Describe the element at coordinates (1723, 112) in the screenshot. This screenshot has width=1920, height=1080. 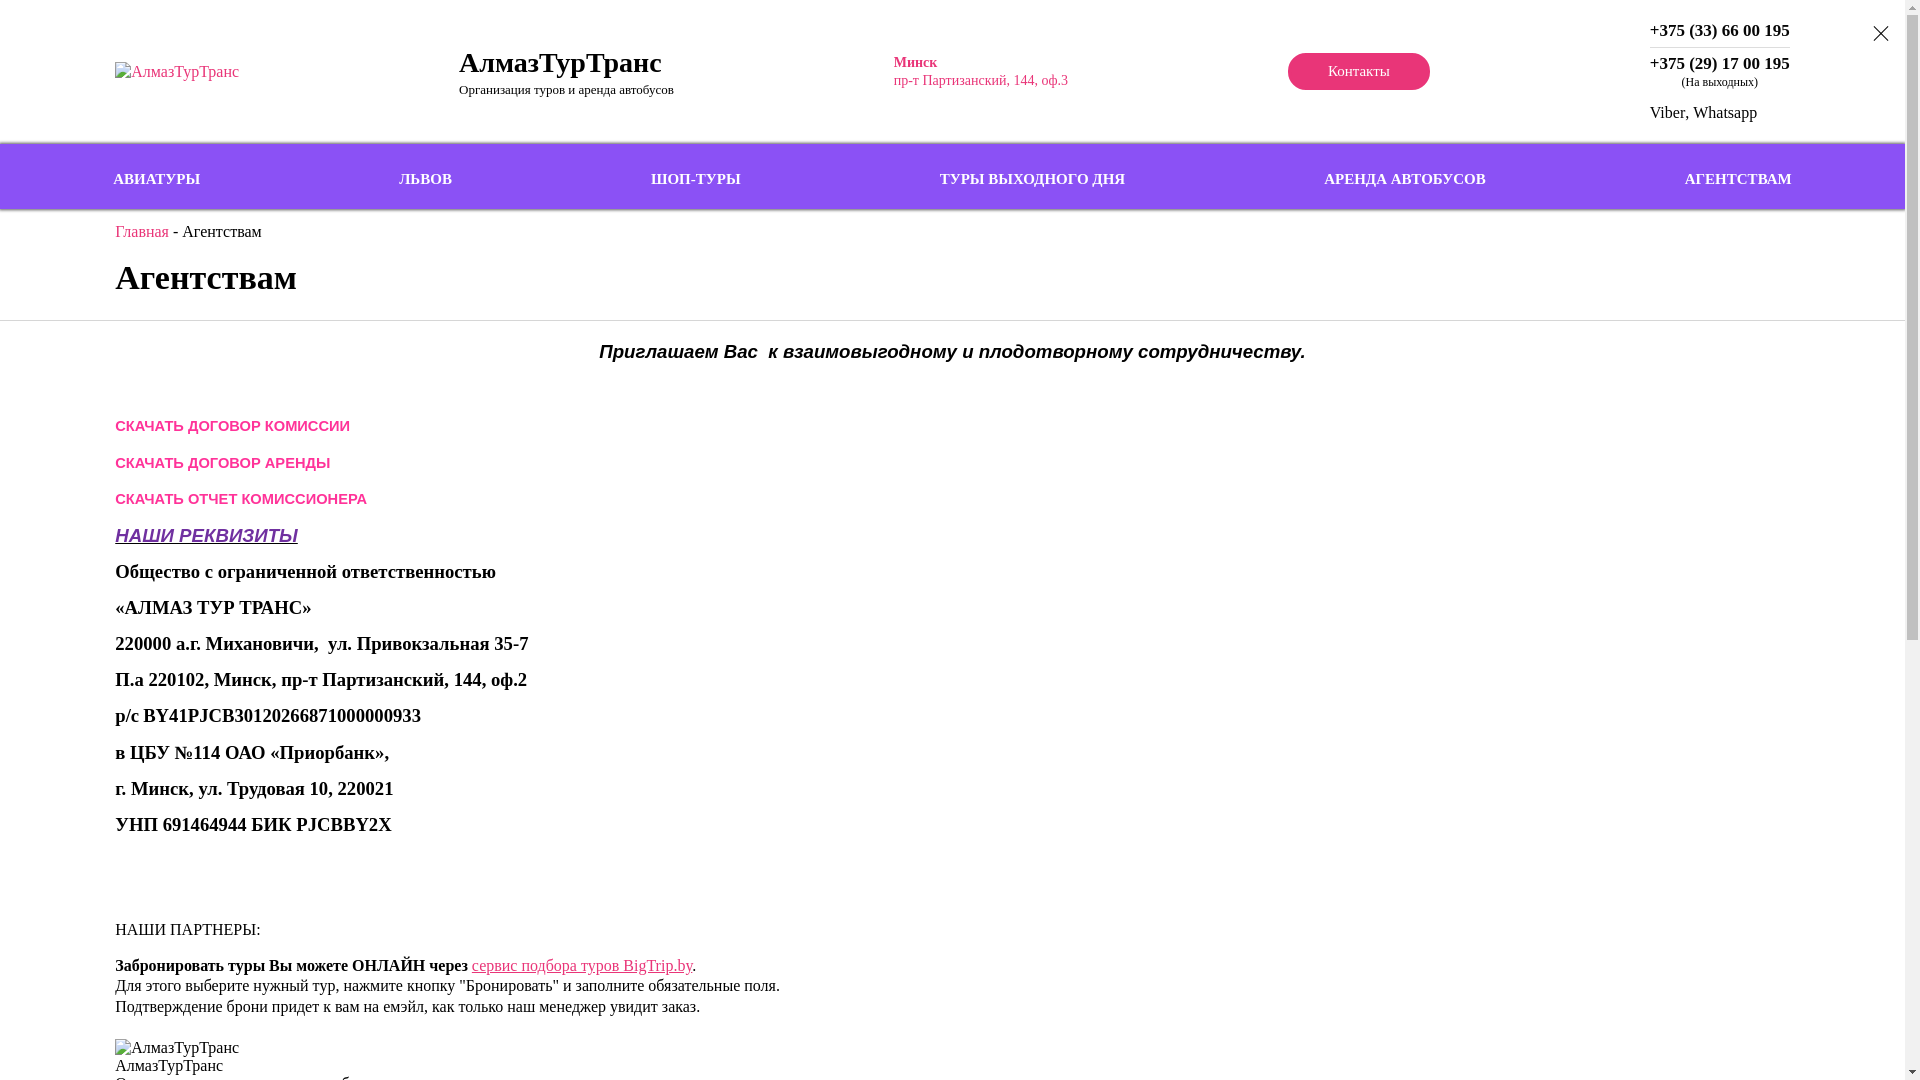
I see `'Whatsapp'` at that location.